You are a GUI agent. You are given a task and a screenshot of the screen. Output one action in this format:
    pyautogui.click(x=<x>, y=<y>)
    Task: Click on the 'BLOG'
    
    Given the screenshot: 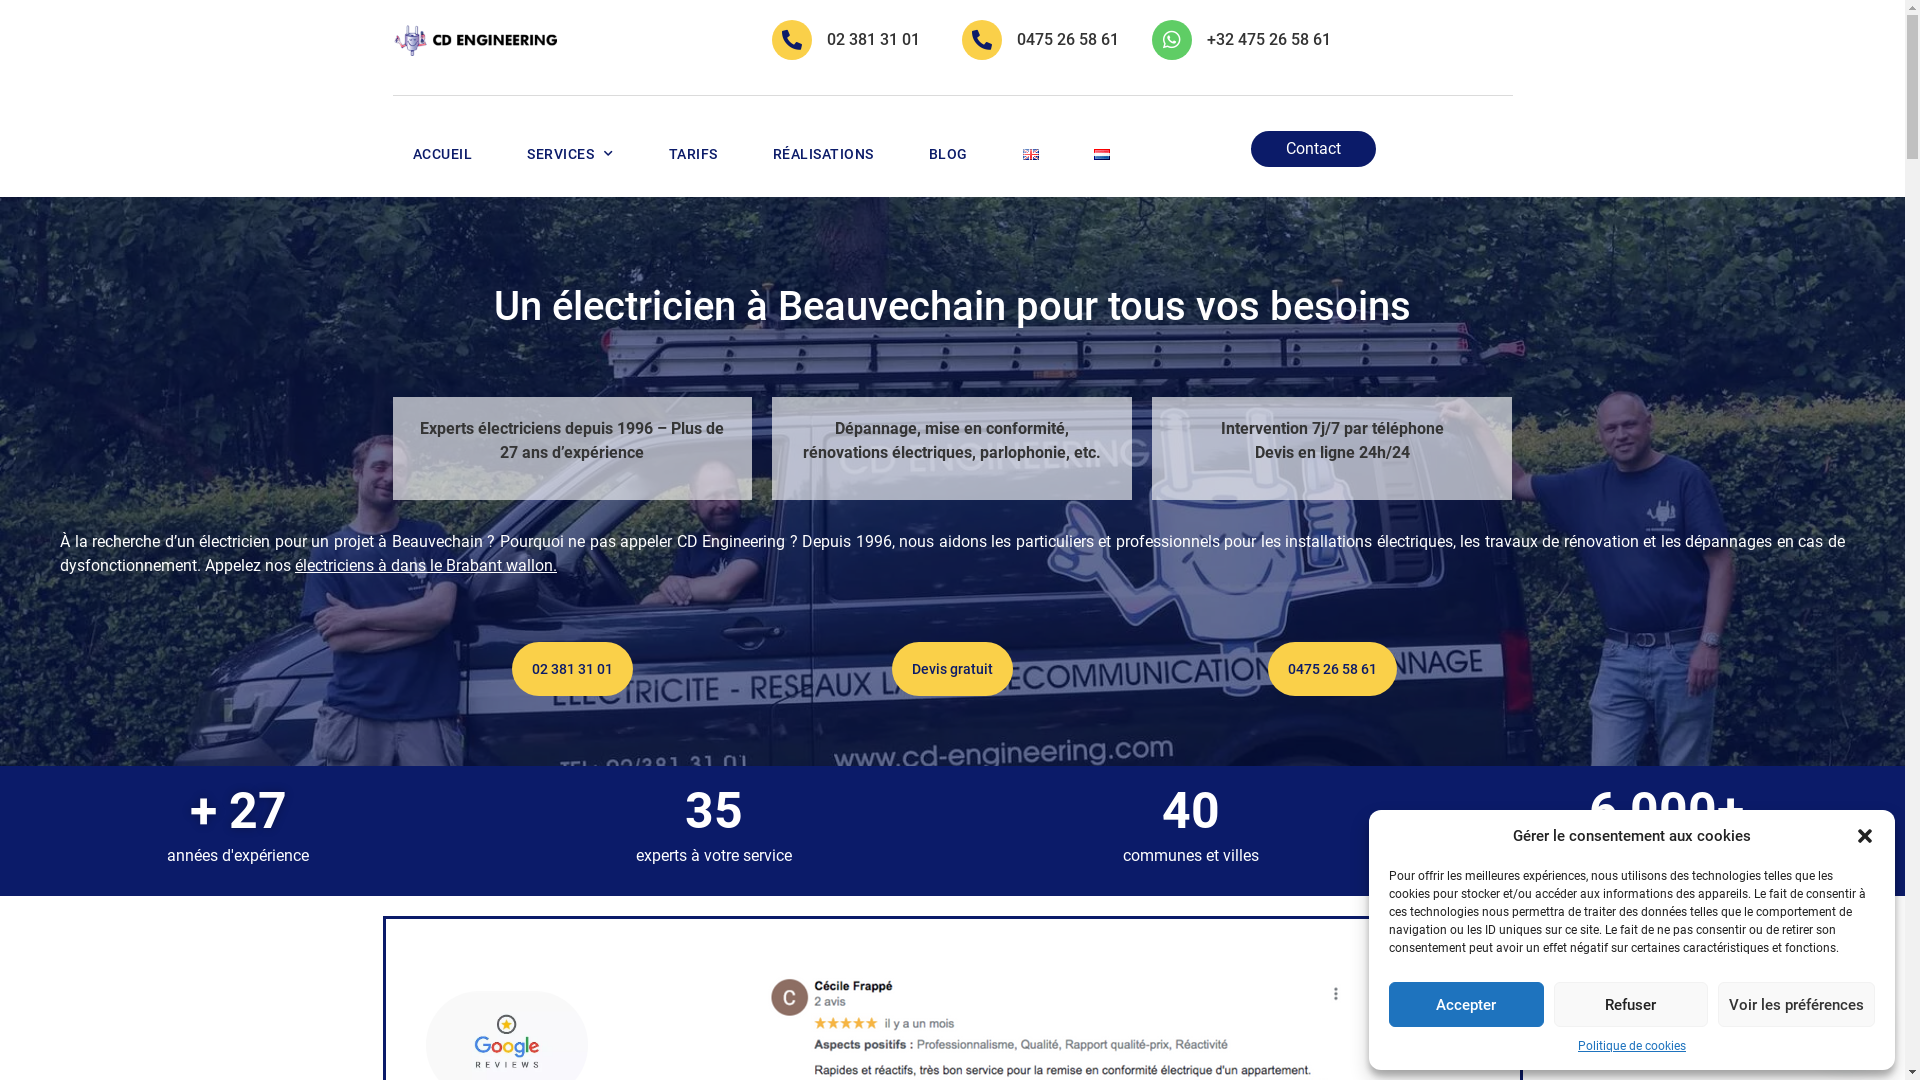 What is the action you would take?
    pyautogui.click(x=946, y=153)
    